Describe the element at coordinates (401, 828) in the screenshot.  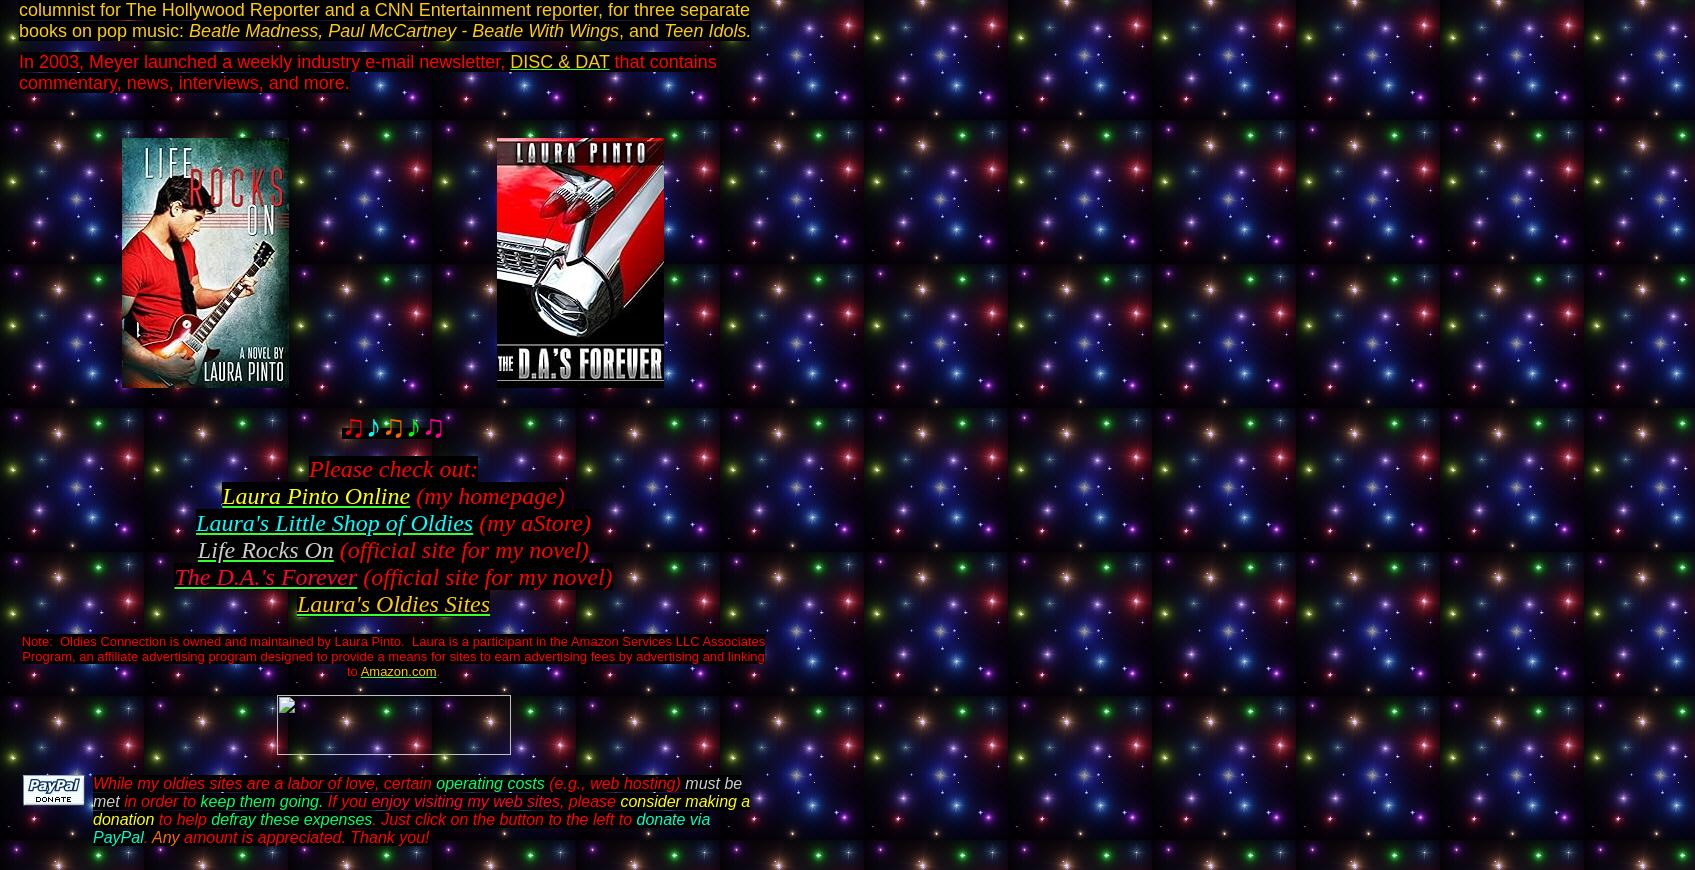
I see `'donate via PayPal'` at that location.